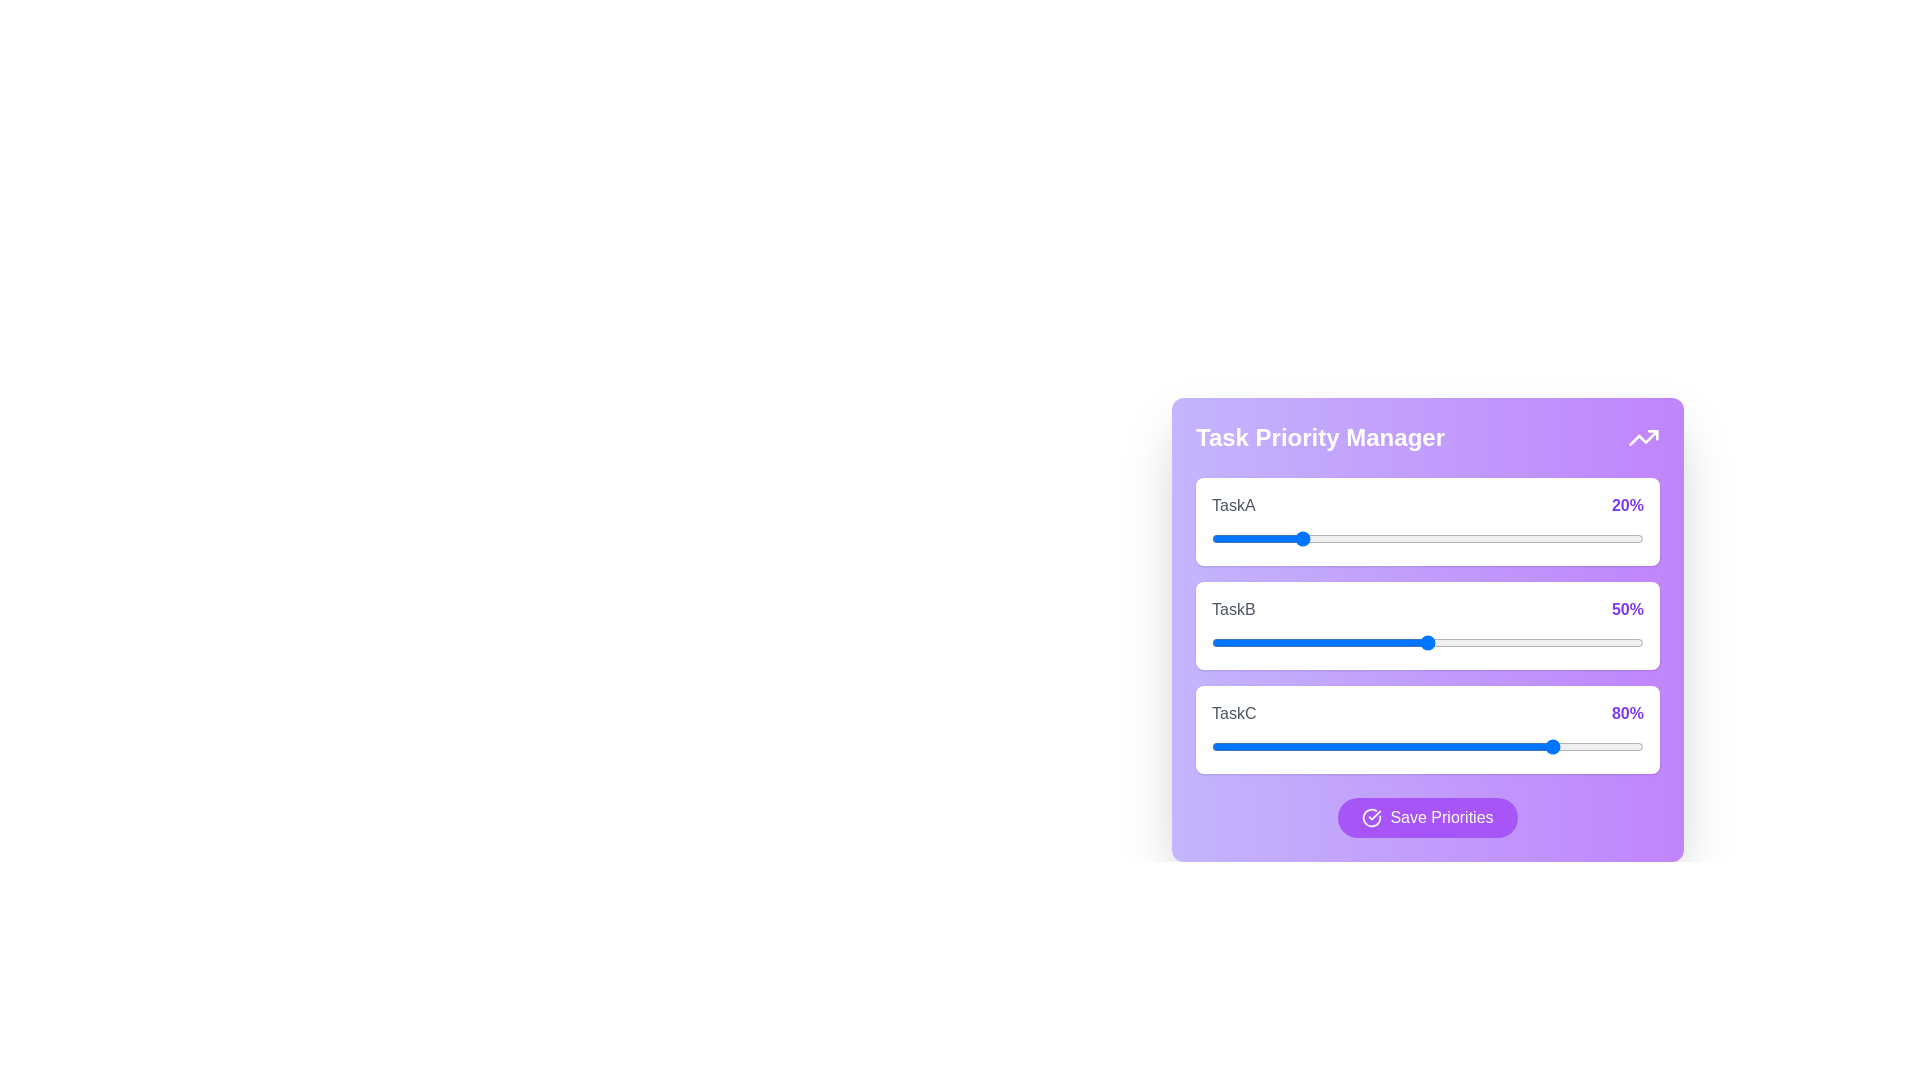 This screenshot has height=1080, width=1920. Describe the element at coordinates (1427, 817) in the screenshot. I see `the 'Save Priorities' button` at that location.